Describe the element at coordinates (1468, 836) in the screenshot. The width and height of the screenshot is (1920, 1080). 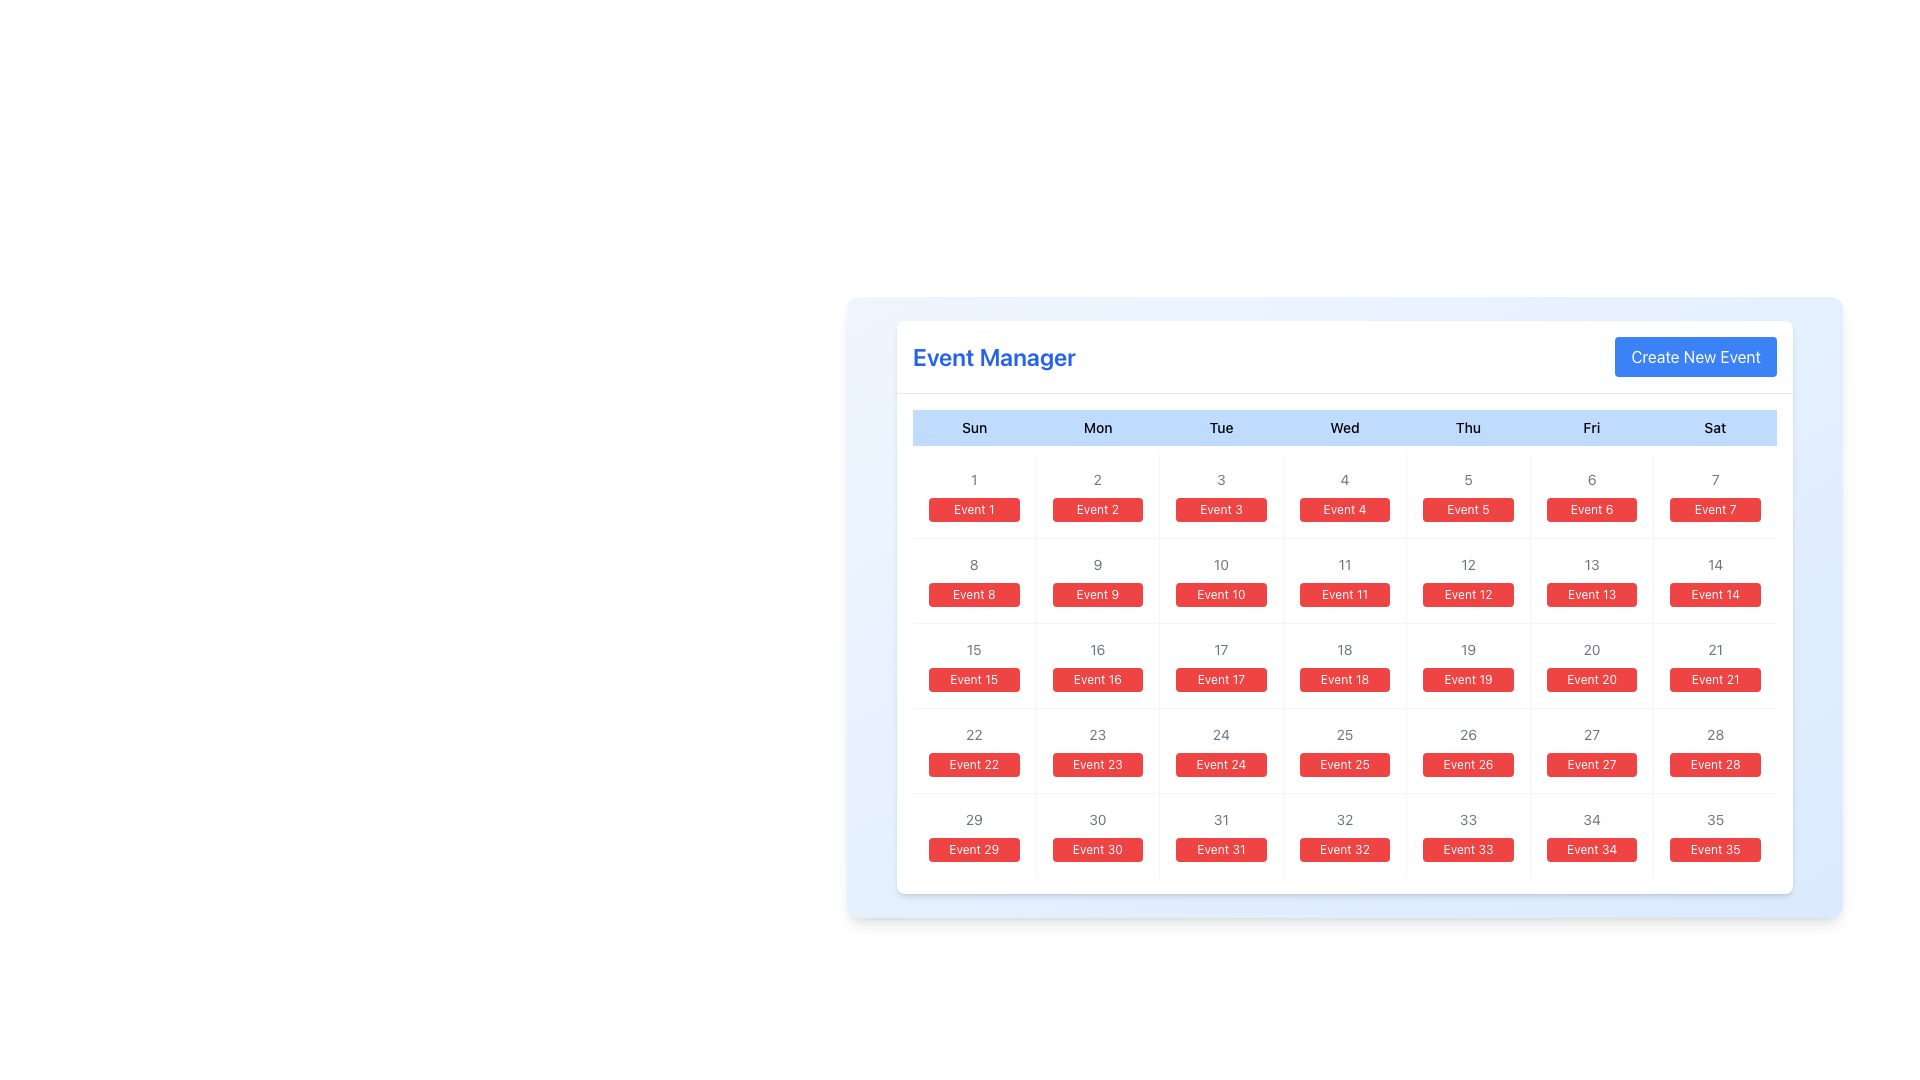
I see `the interactive button labeled 'Event 33' with a numeric indicator '33'` at that location.